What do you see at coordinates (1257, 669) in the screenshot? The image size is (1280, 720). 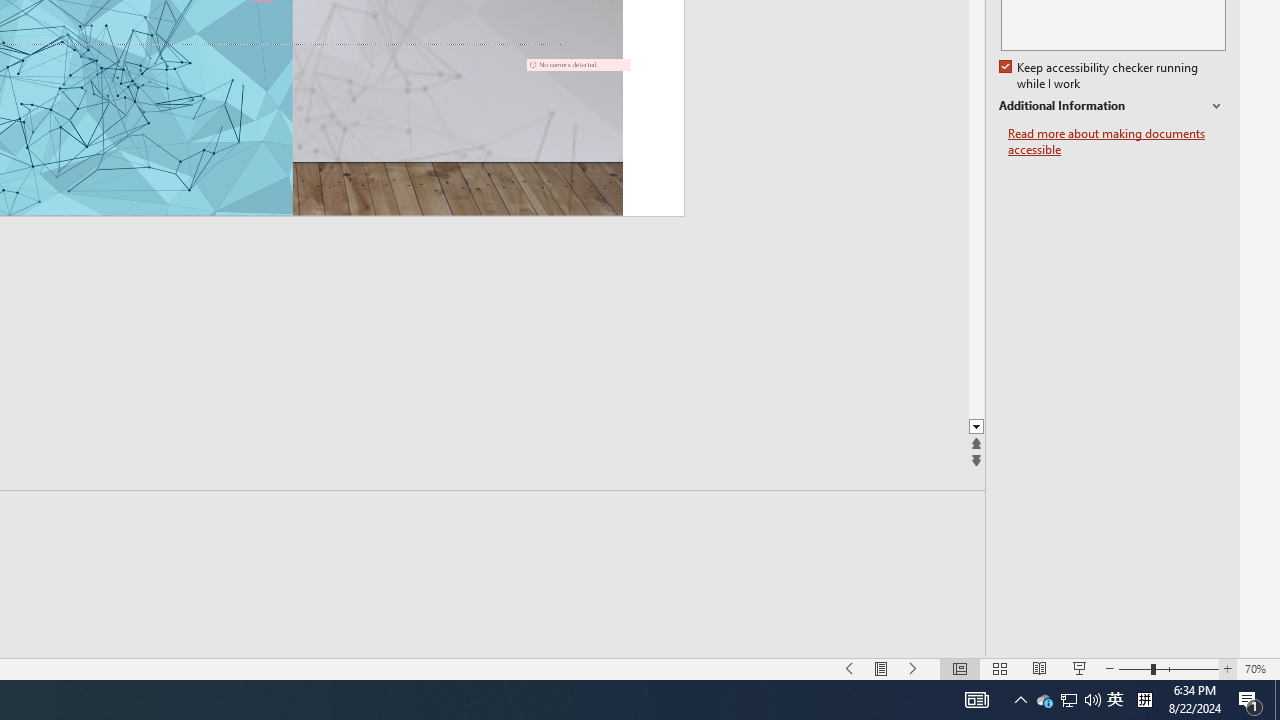 I see `'Zoom 70%'` at bounding box center [1257, 669].